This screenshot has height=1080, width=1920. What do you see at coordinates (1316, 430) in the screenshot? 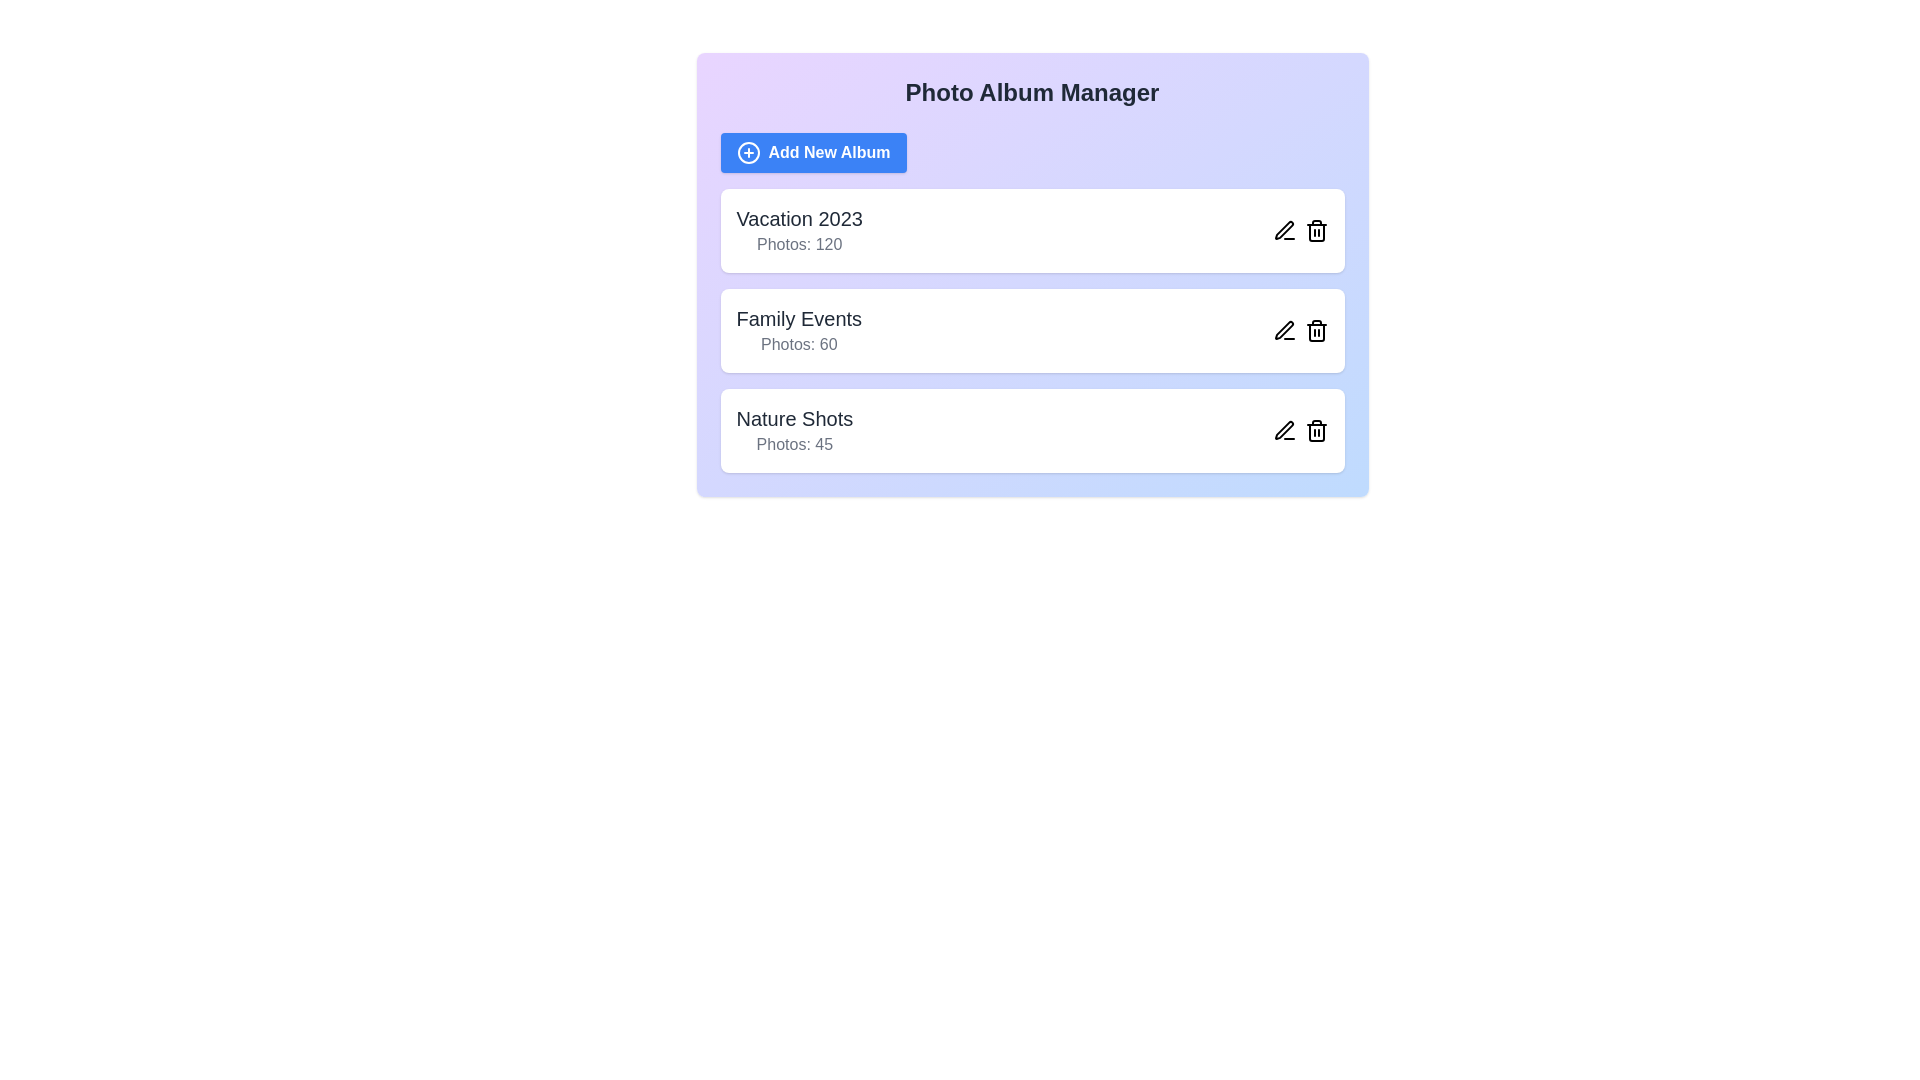
I see `delete button for the album titled Nature Shots` at bounding box center [1316, 430].